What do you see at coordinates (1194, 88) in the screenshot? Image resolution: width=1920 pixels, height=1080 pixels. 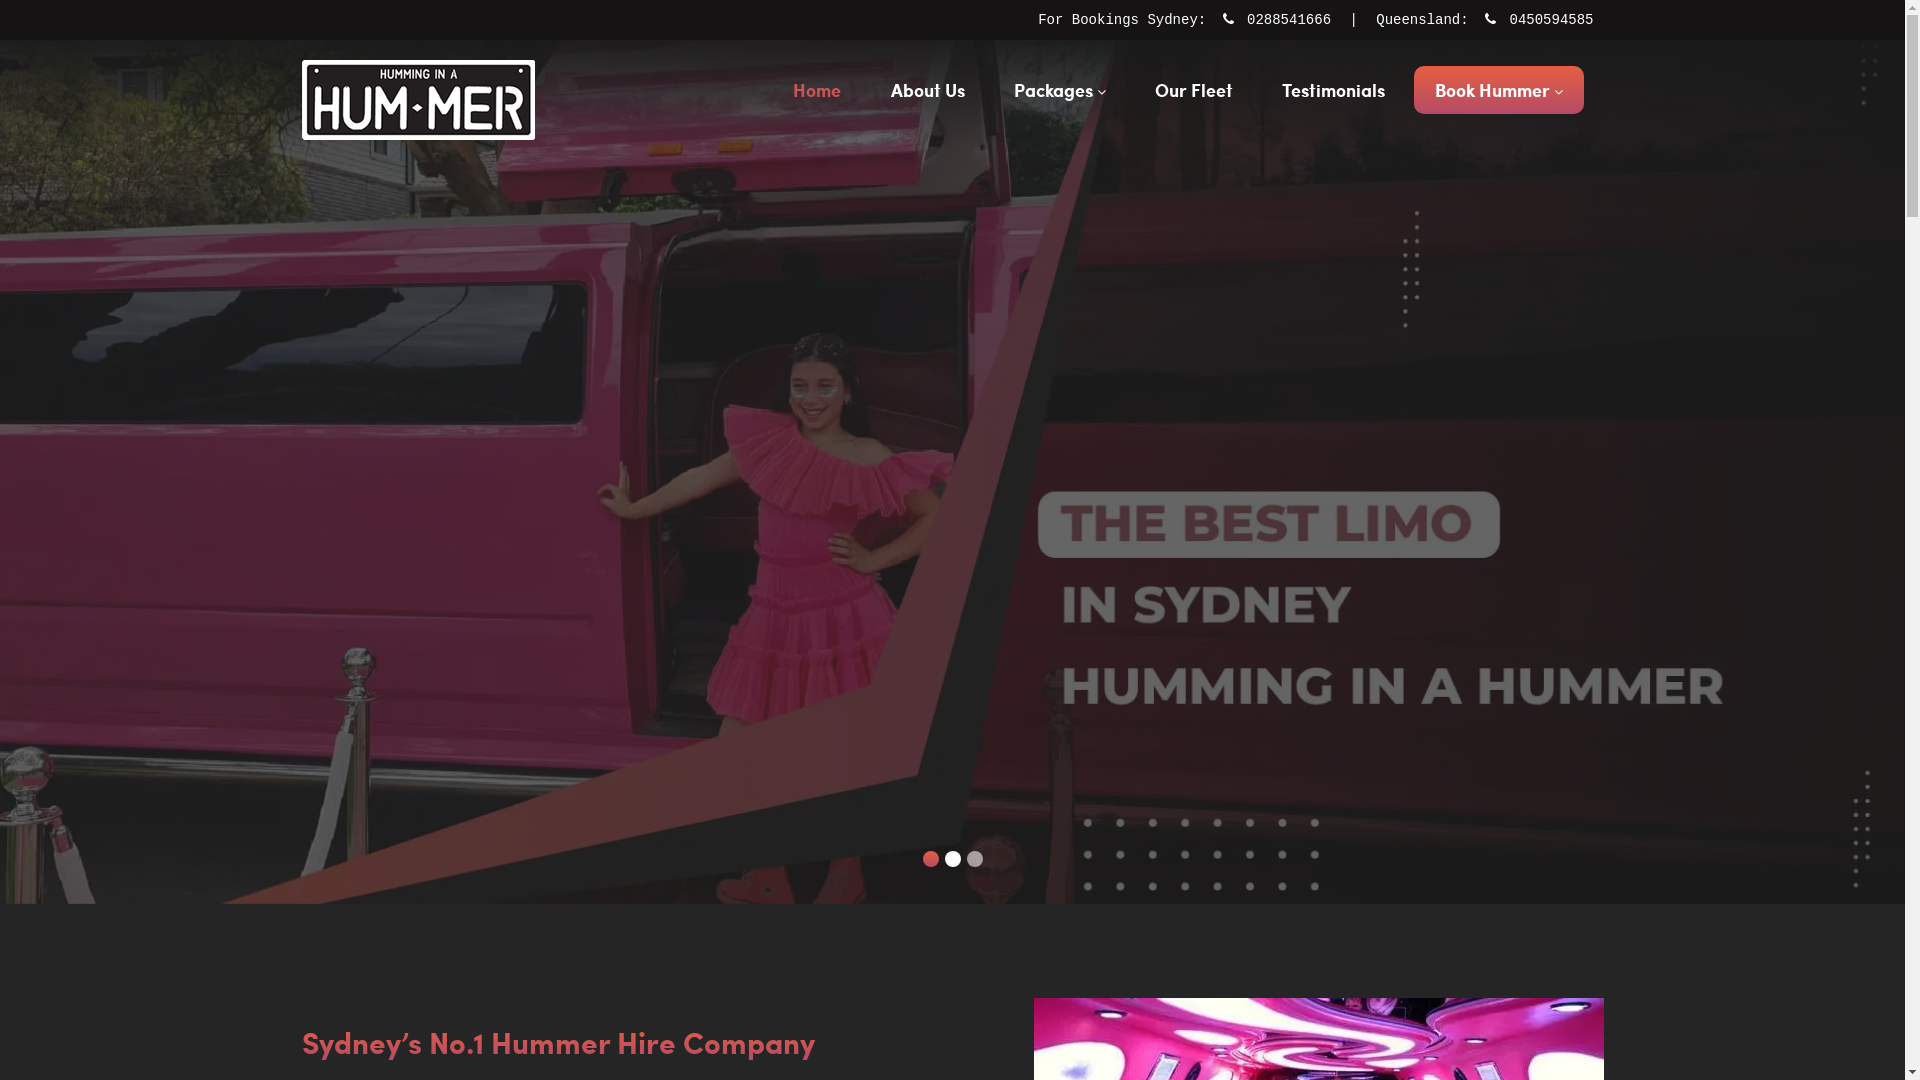 I see `'Our Fleet'` at bounding box center [1194, 88].